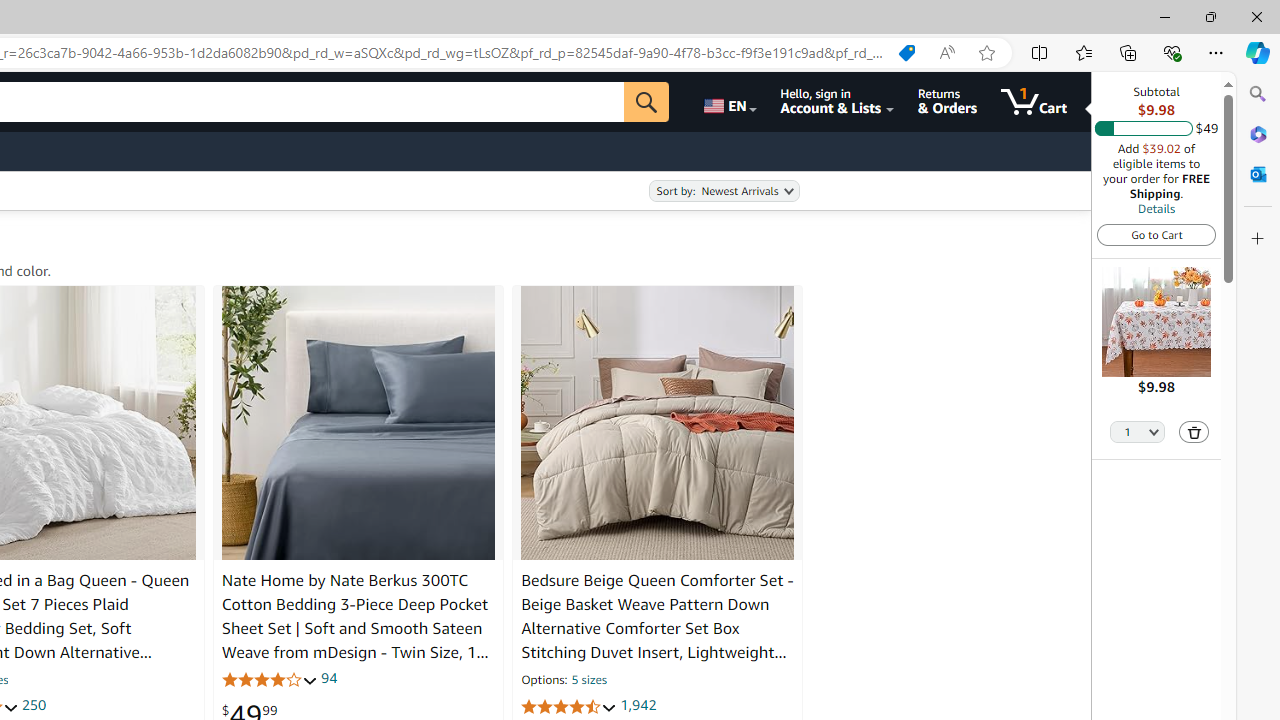 Image resolution: width=1280 pixels, height=720 pixels. Describe the element at coordinates (1137, 429) in the screenshot. I see `'Quantity Selector'` at that location.